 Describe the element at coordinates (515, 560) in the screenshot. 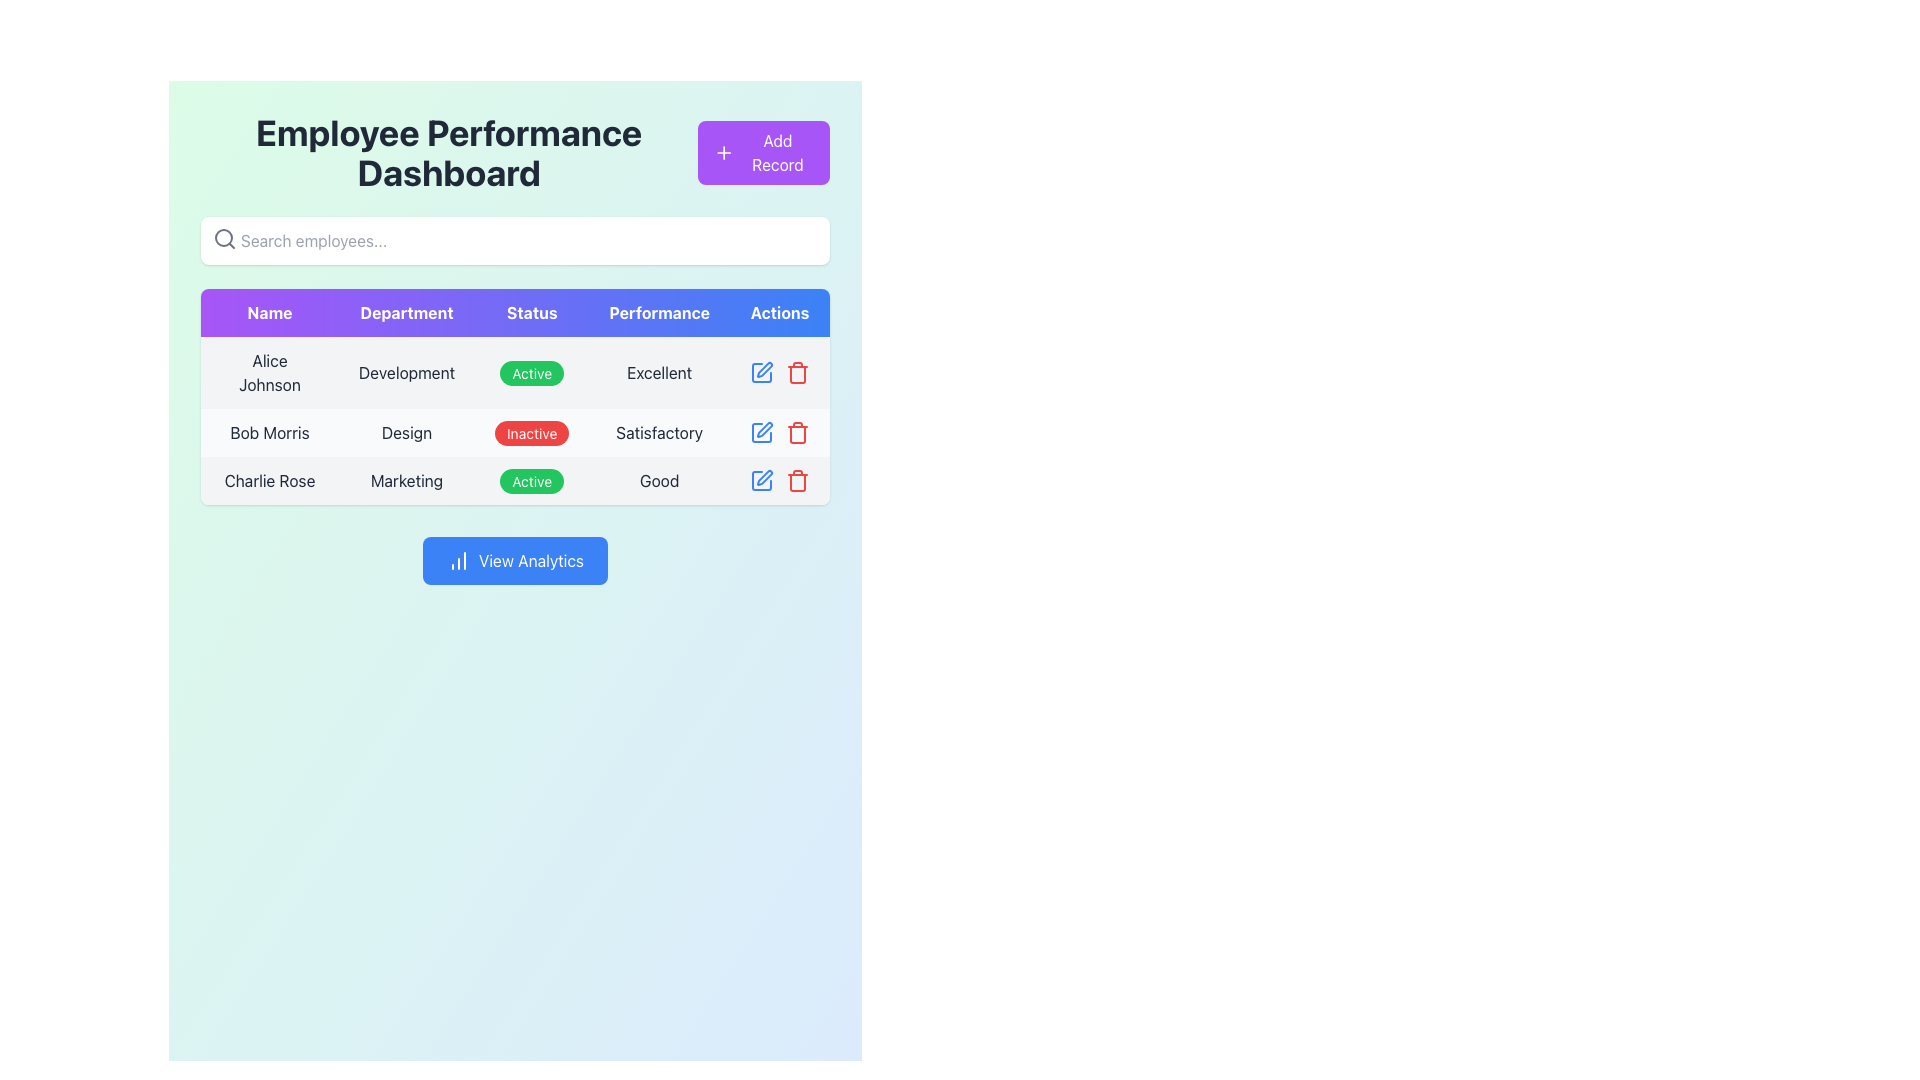

I see `the rectangular blue button labeled 'View Analytics' located below the main data table` at that location.